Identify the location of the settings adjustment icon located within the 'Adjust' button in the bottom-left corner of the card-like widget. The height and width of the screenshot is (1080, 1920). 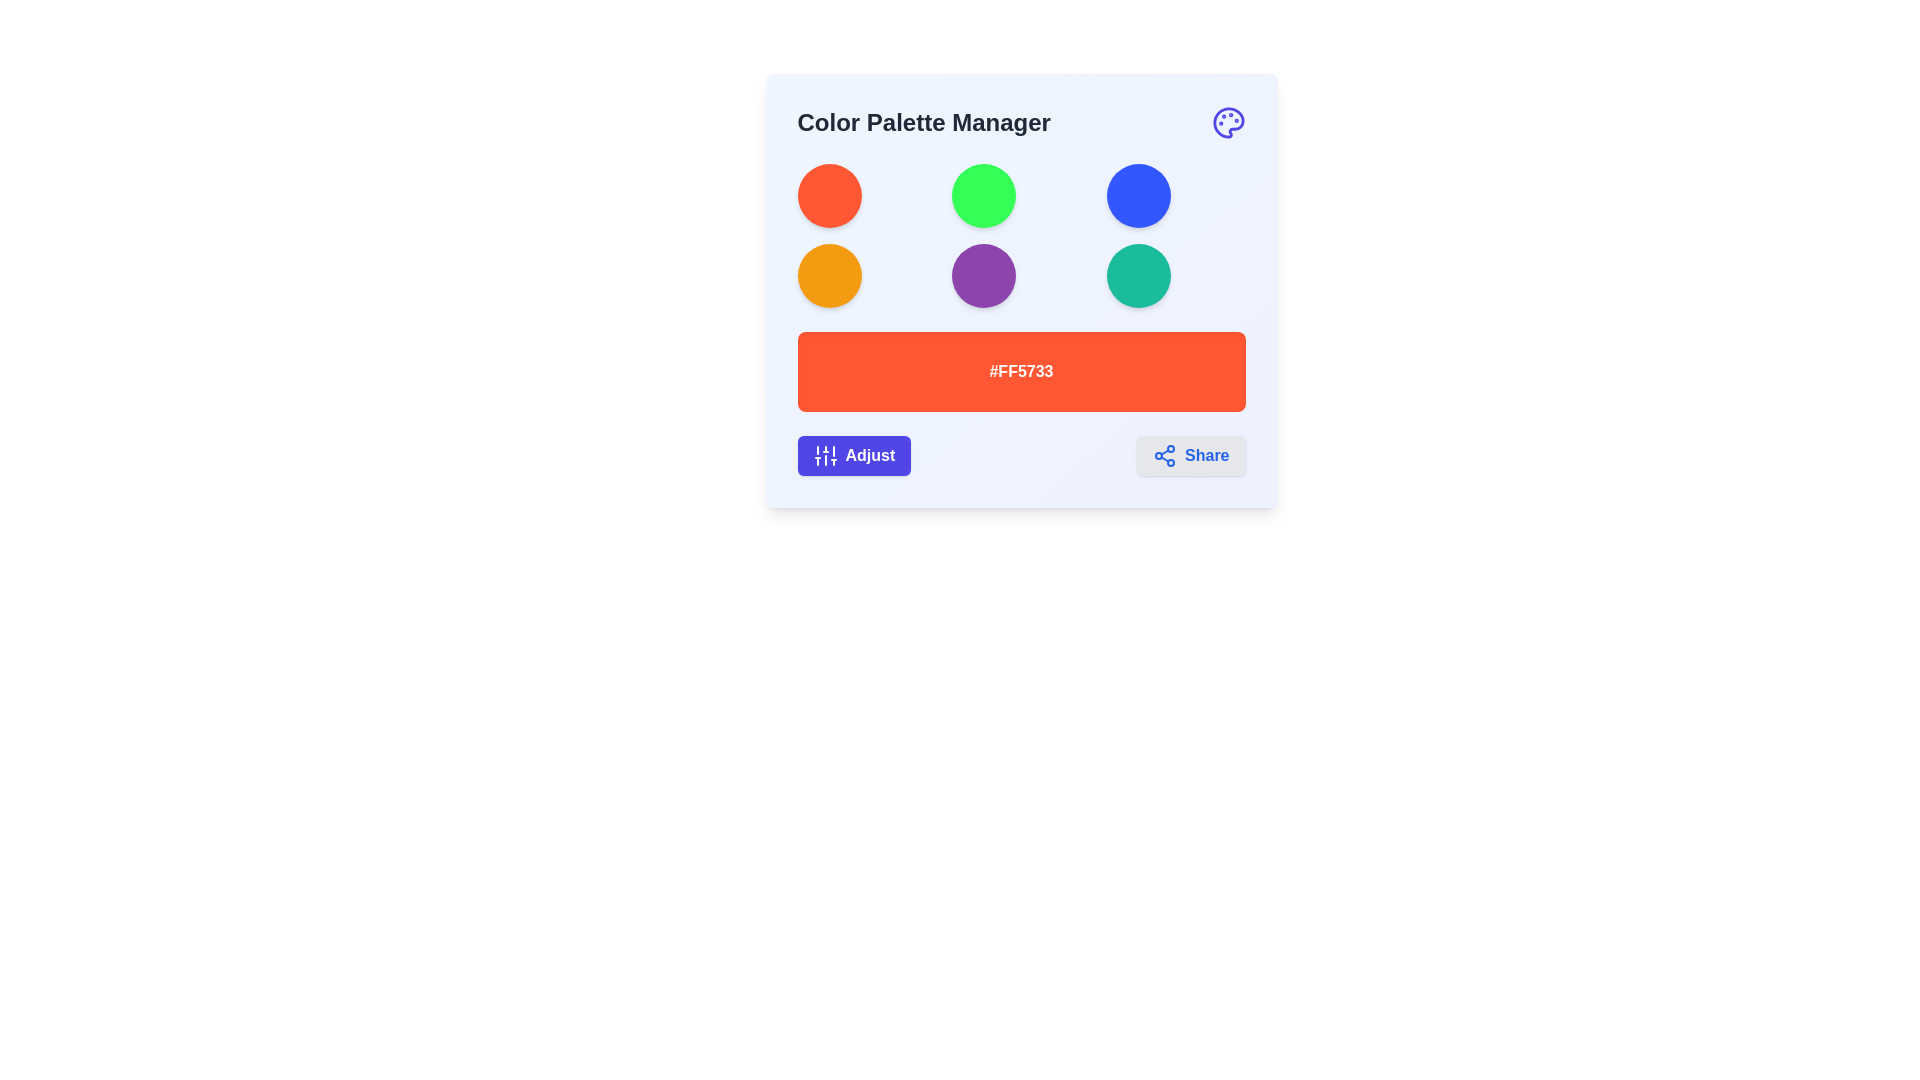
(825, 455).